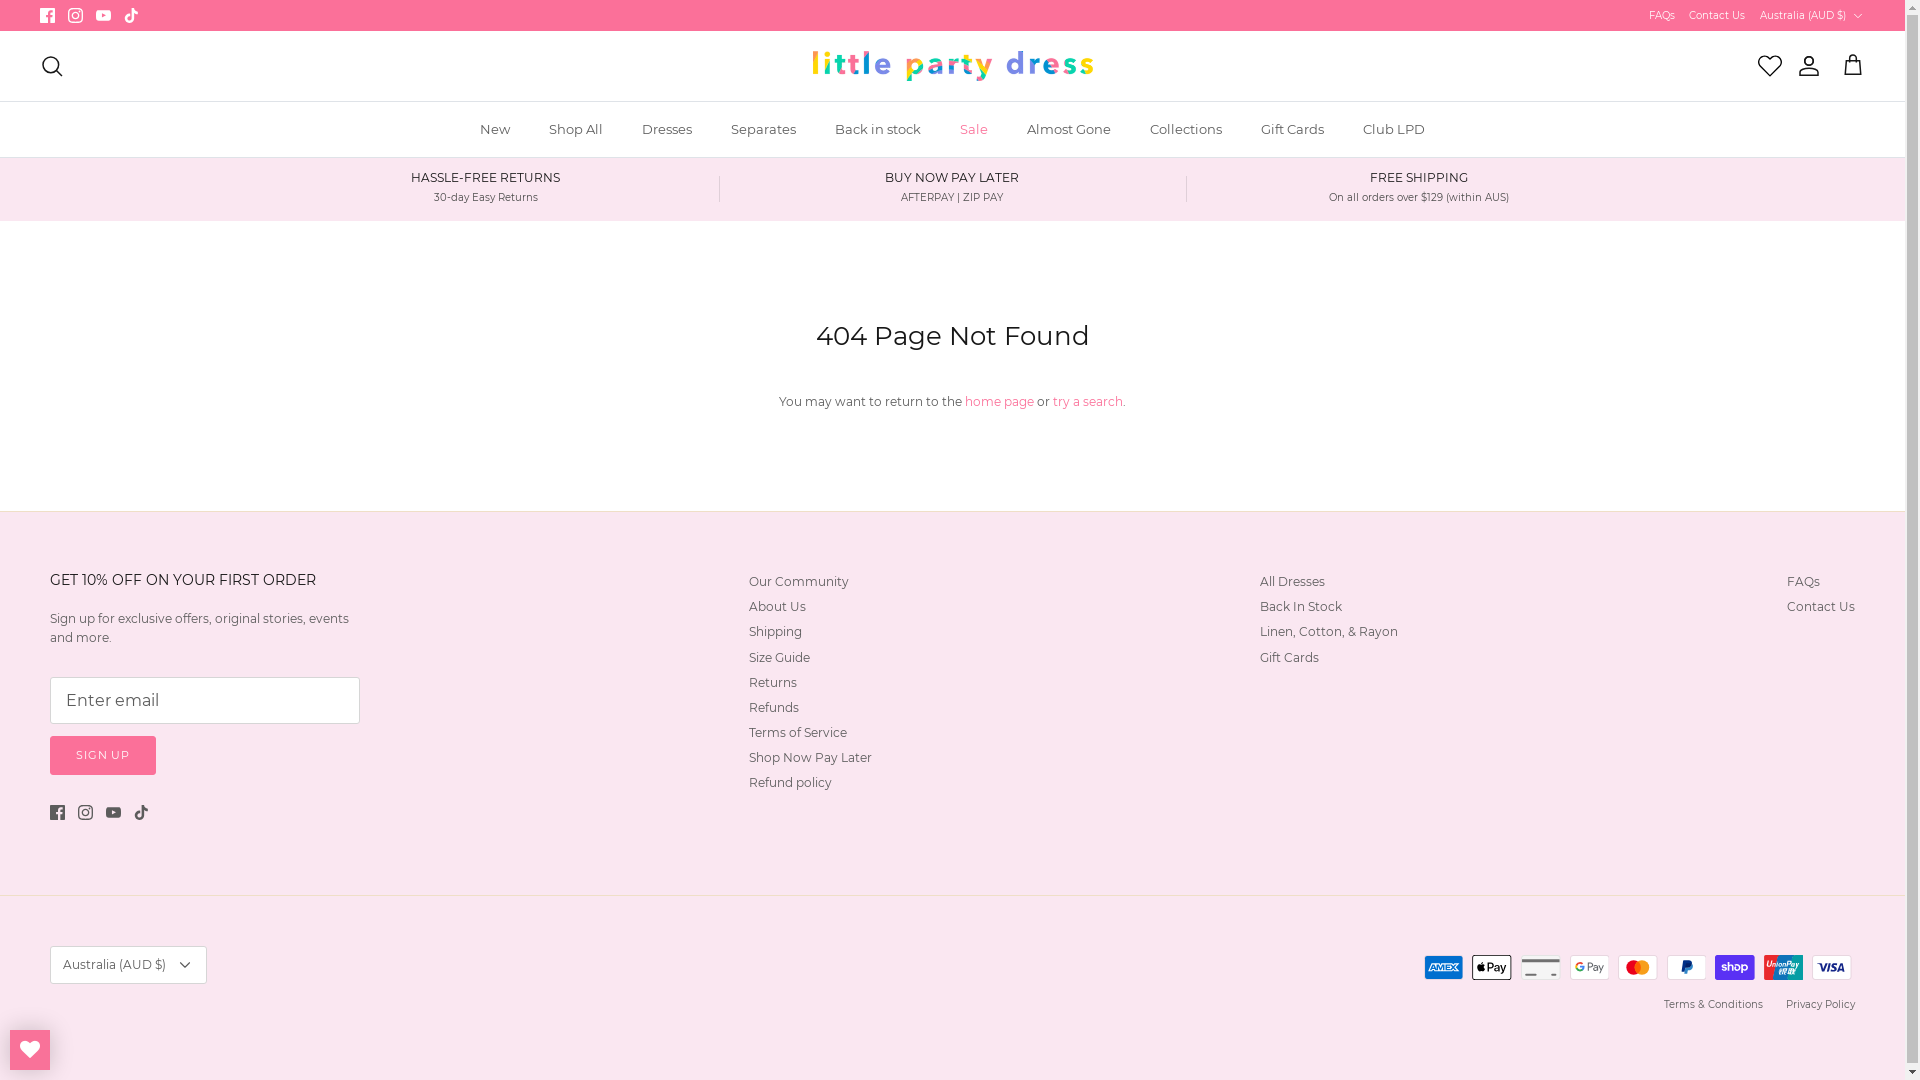 Image resolution: width=1920 pixels, height=1080 pixels. What do you see at coordinates (575, 130) in the screenshot?
I see `'Shop All'` at bounding box center [575, 130].